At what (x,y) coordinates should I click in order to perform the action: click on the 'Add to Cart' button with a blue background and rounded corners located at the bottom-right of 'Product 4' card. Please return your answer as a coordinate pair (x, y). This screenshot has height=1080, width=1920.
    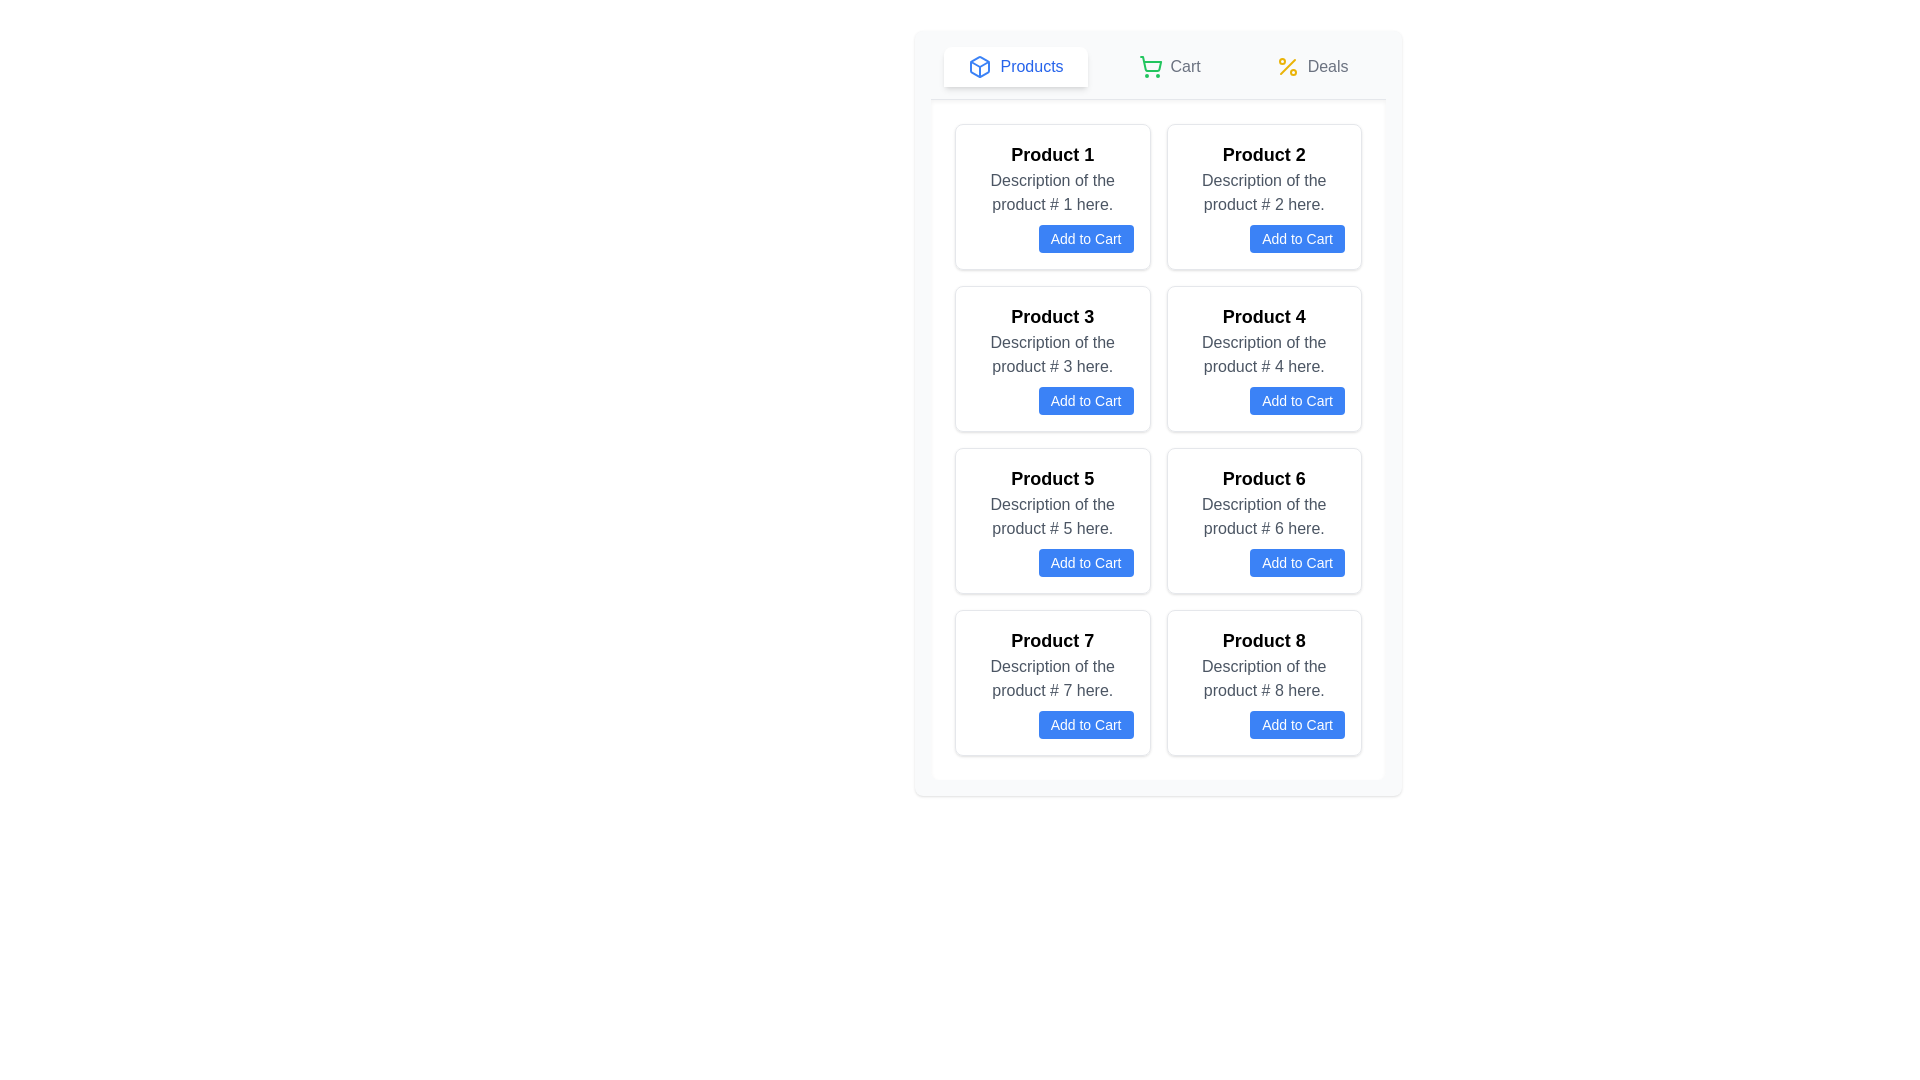
    Looking at the image, I should click on (1263, 401).